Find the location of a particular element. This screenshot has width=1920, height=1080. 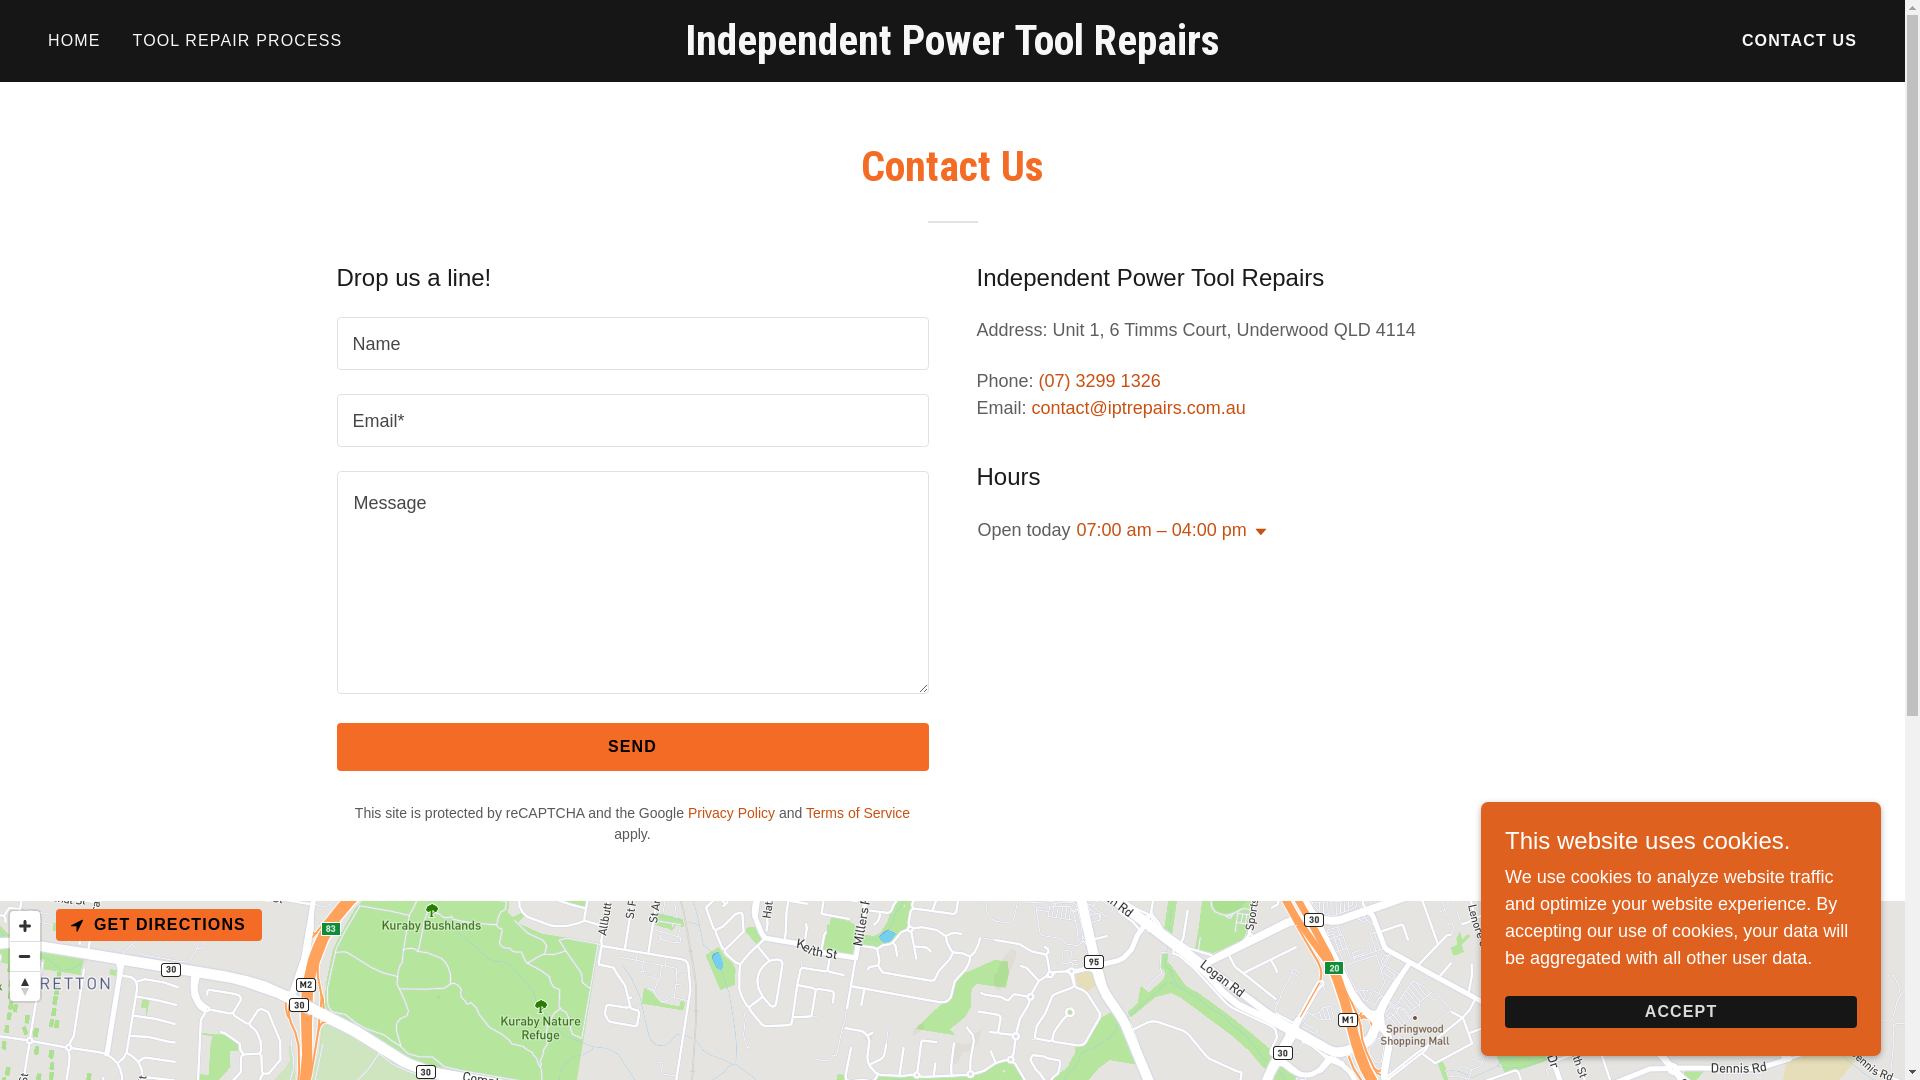

'Zoom out' is located at coordinates (24, 955).